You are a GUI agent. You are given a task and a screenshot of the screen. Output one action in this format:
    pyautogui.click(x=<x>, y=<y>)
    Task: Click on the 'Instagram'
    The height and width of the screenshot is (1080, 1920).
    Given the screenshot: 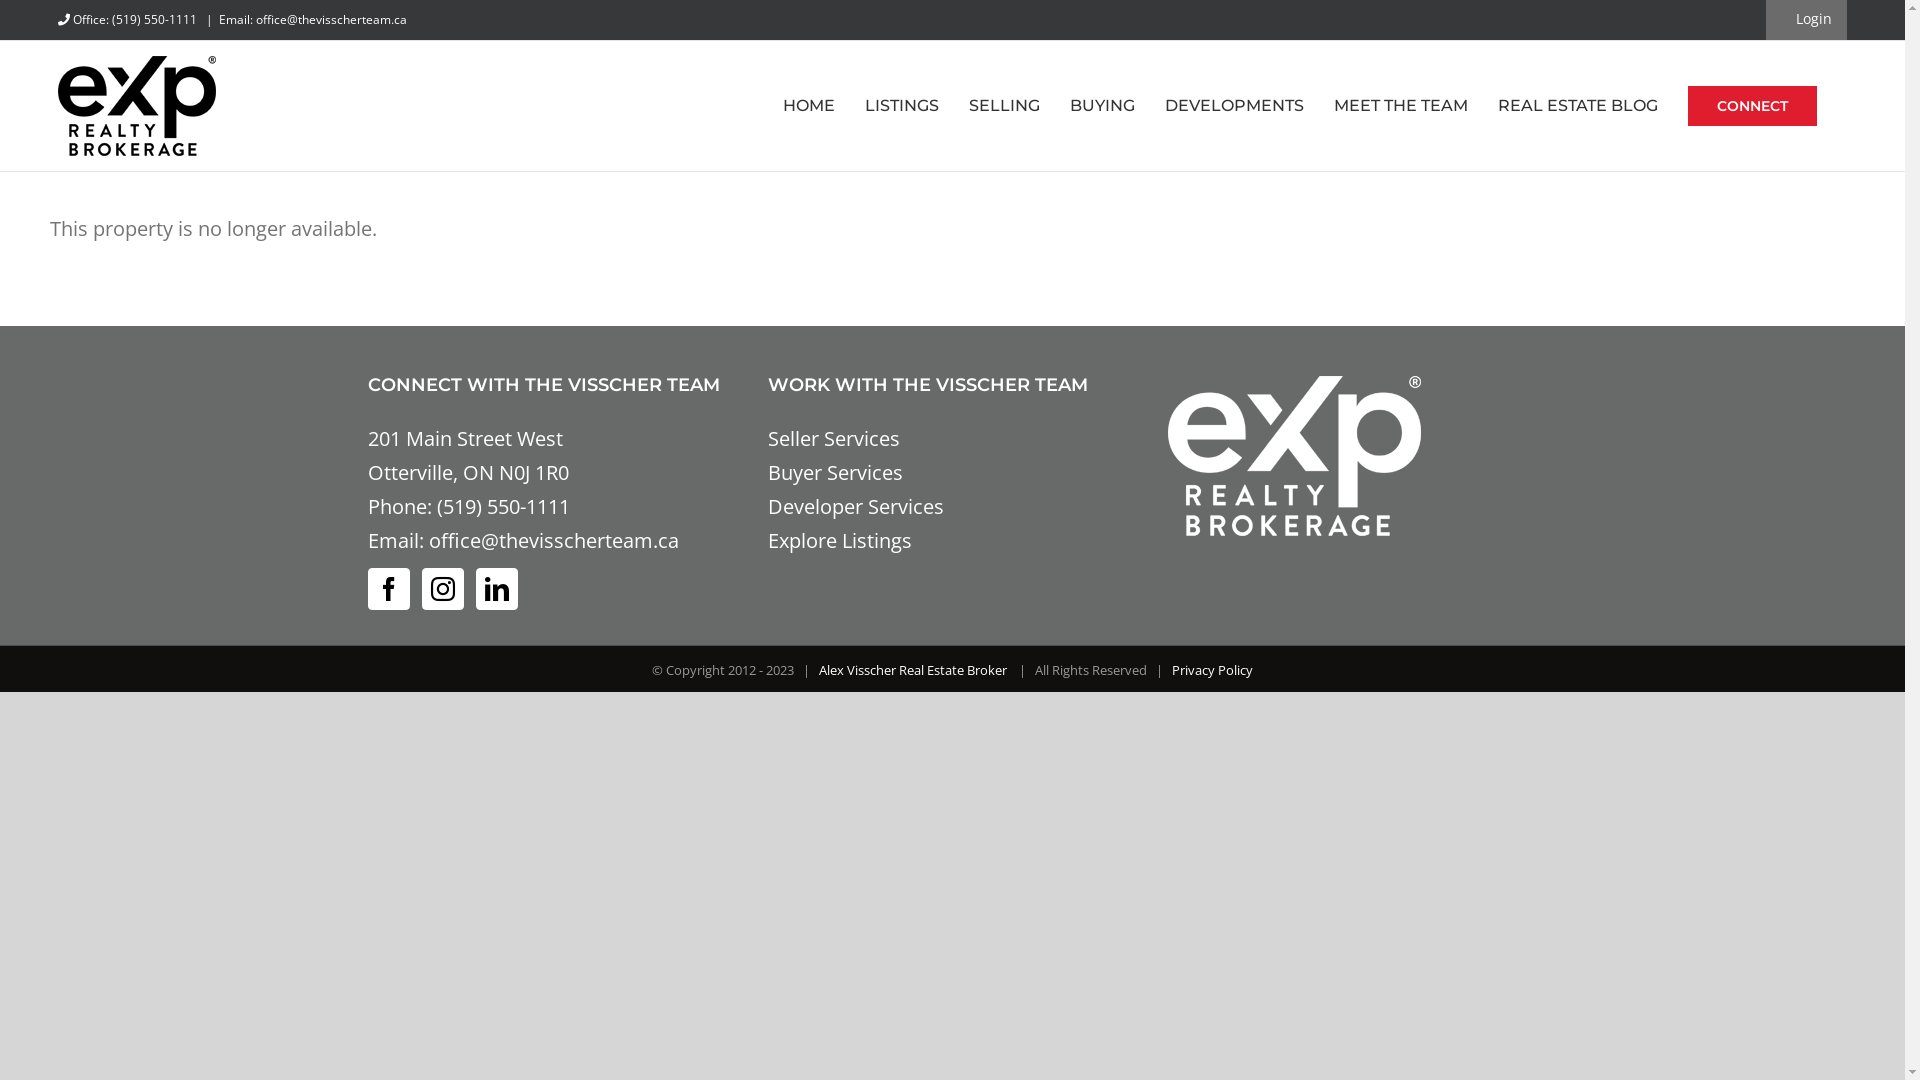 What is the action you would take?
    pyautogui.click(x=441, y=588)
    